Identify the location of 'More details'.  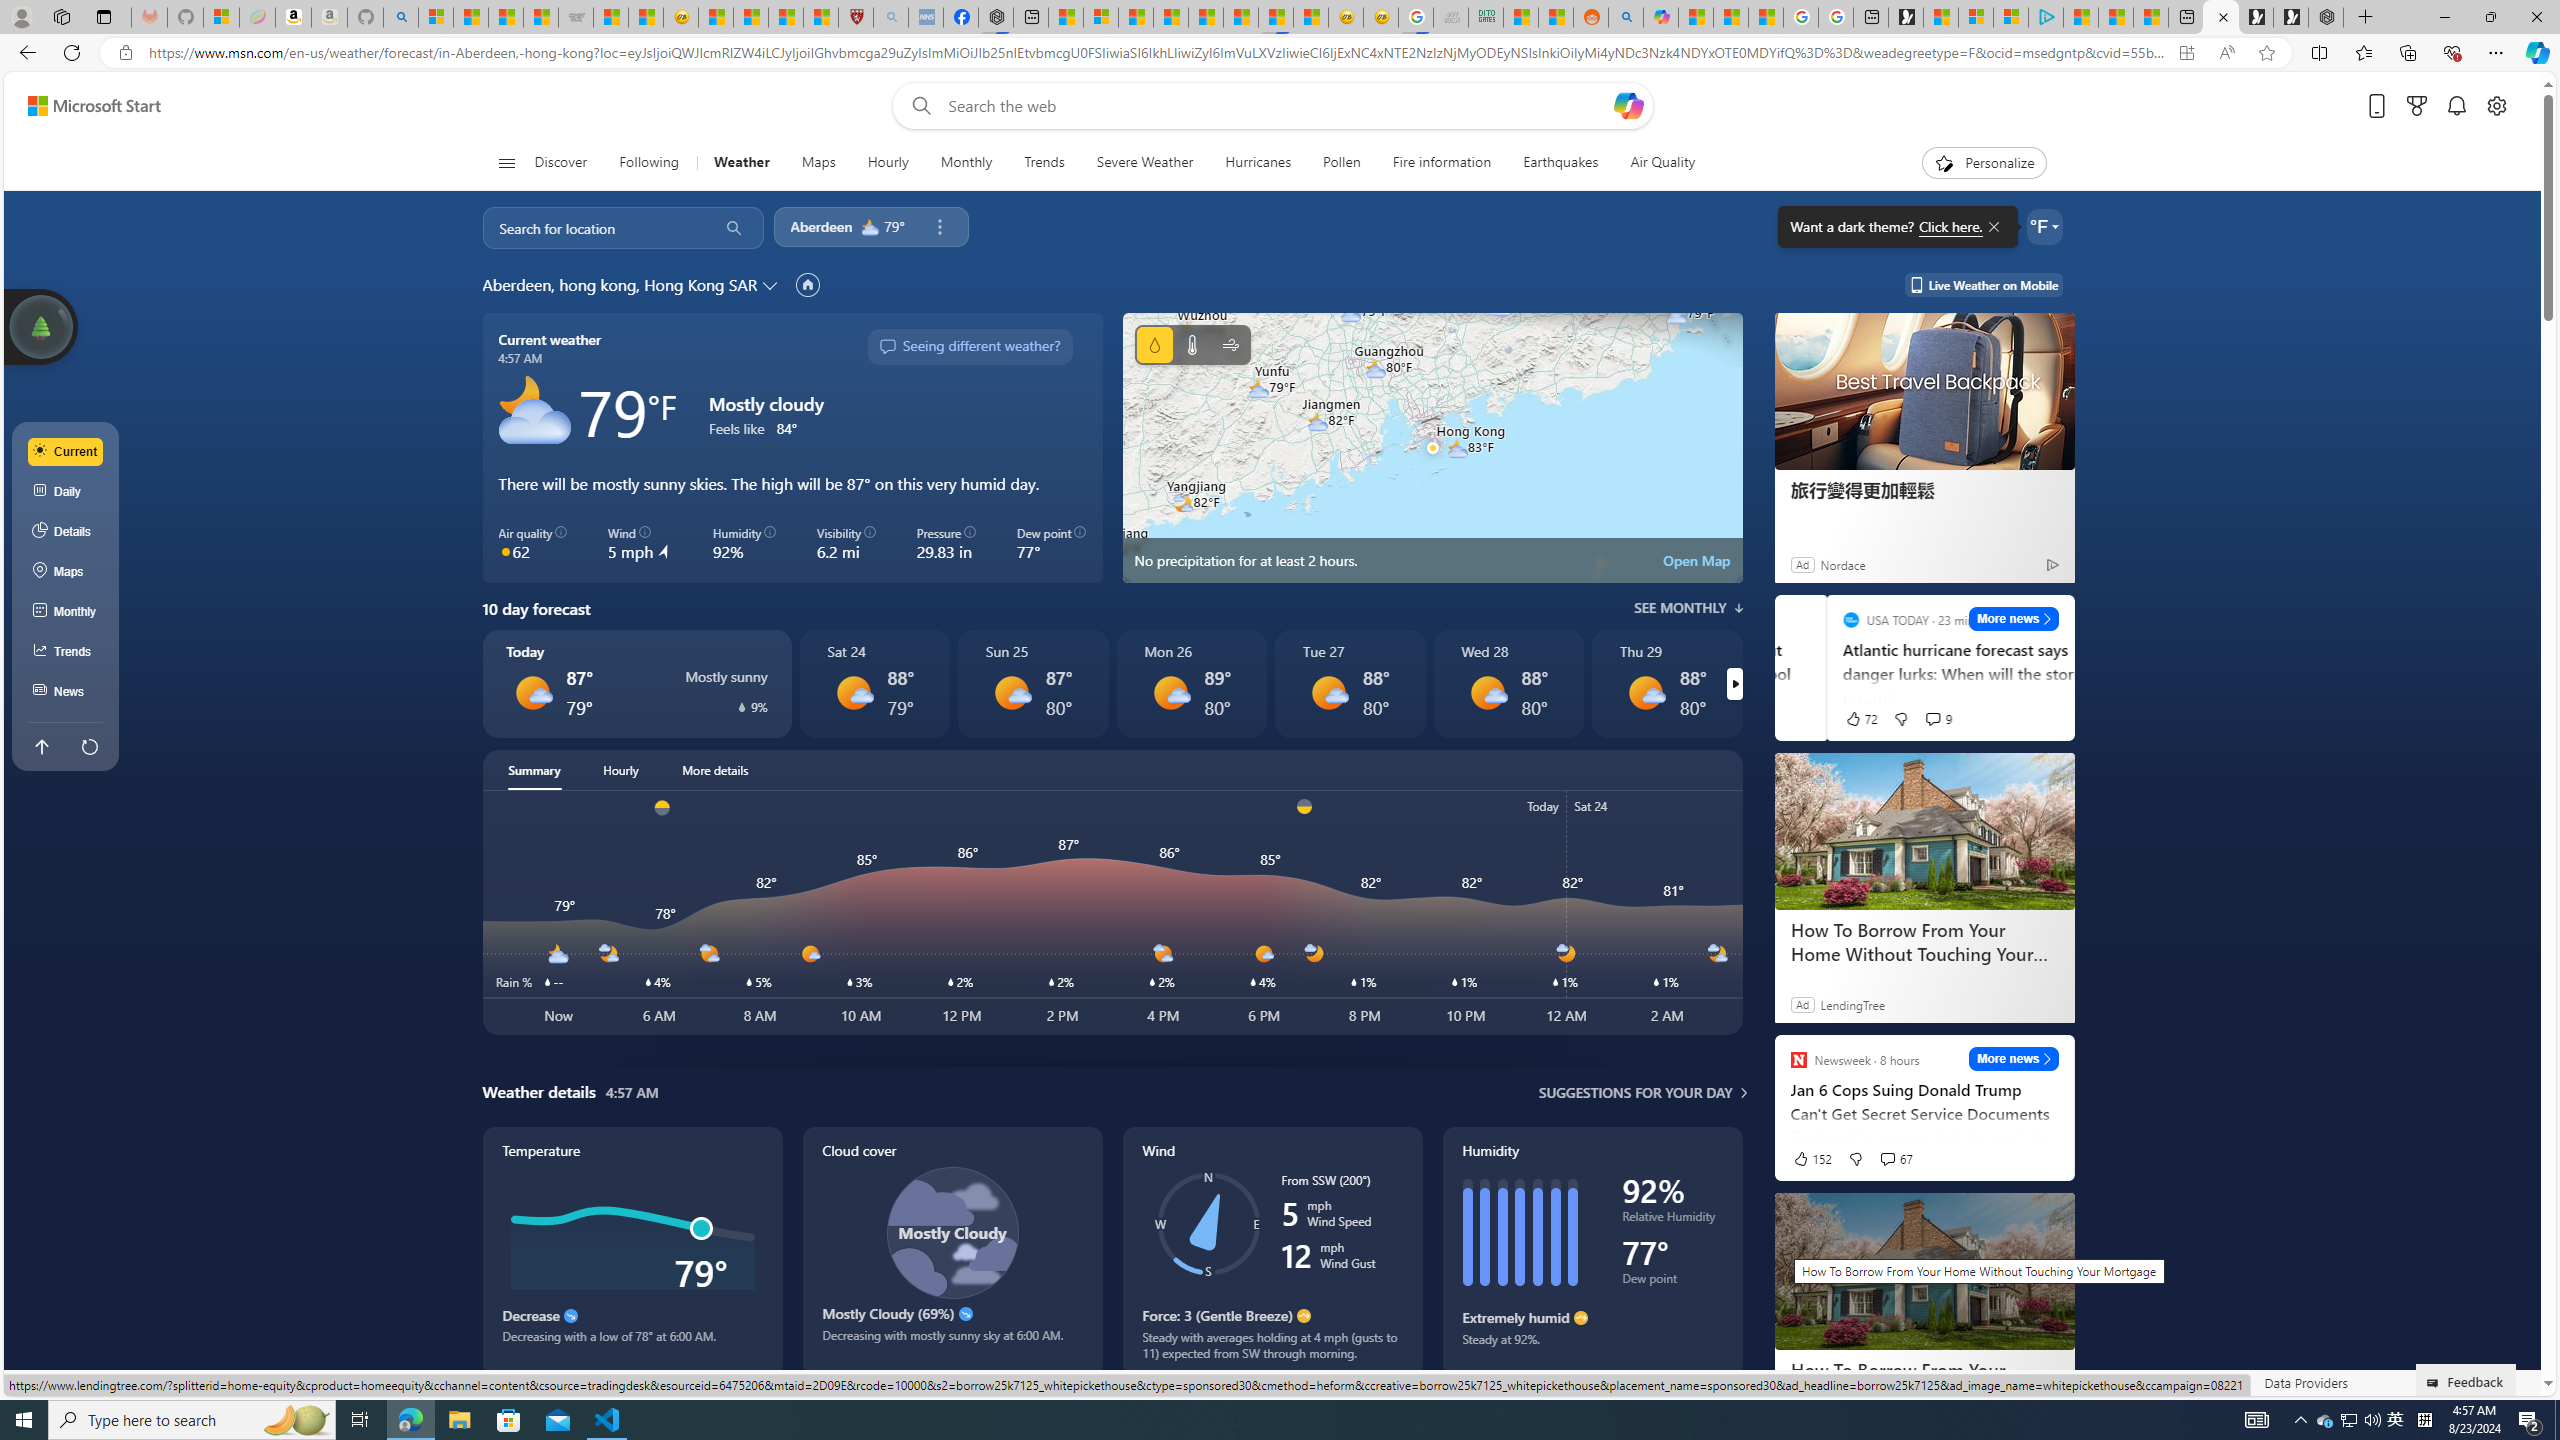
(714, 769).